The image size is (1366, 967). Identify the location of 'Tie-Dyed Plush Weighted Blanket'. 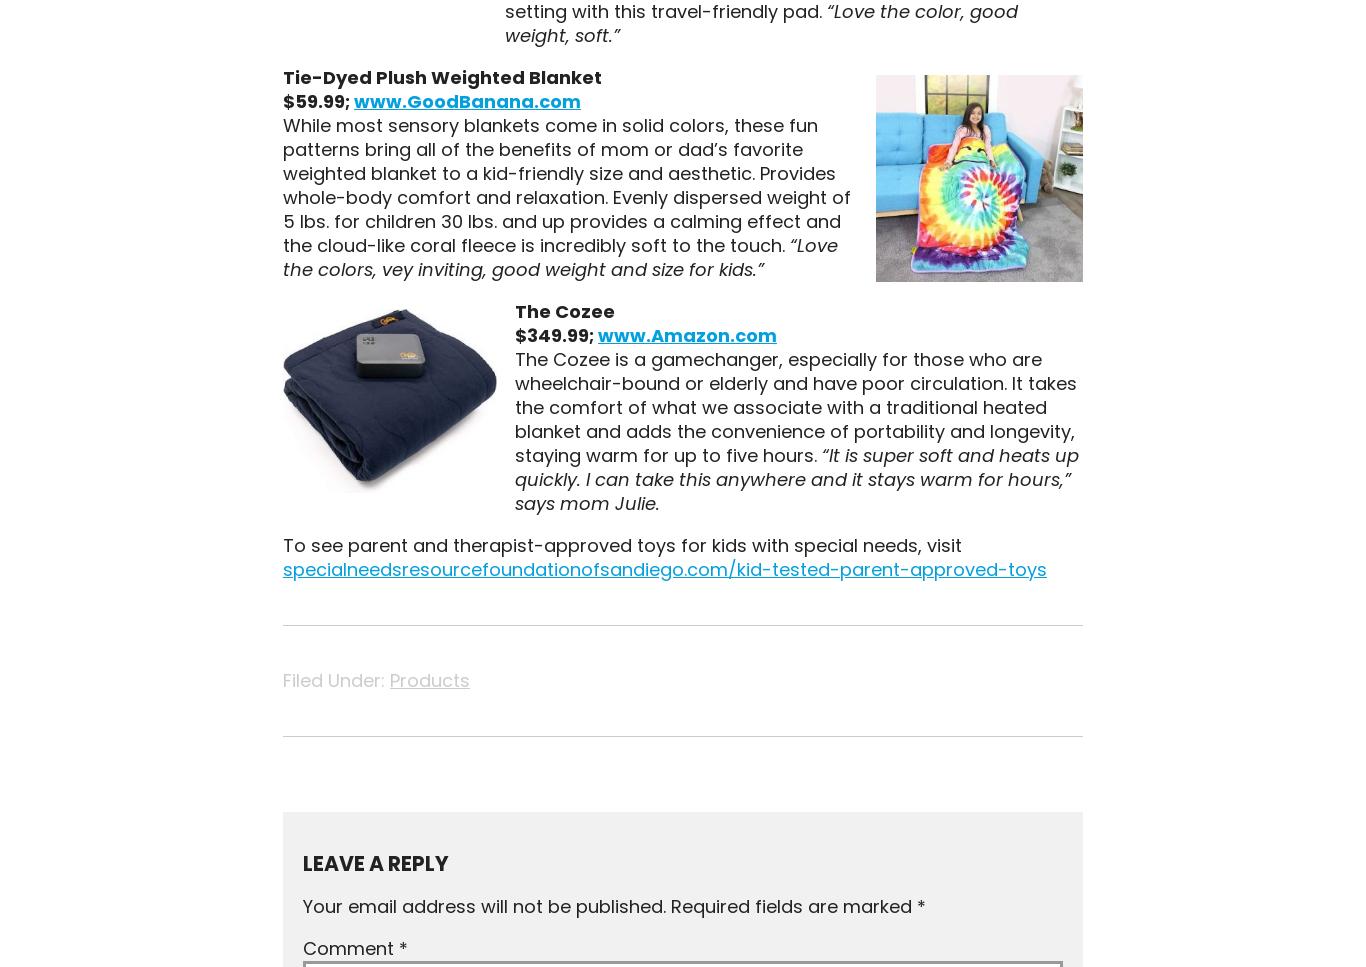
(440, 76).